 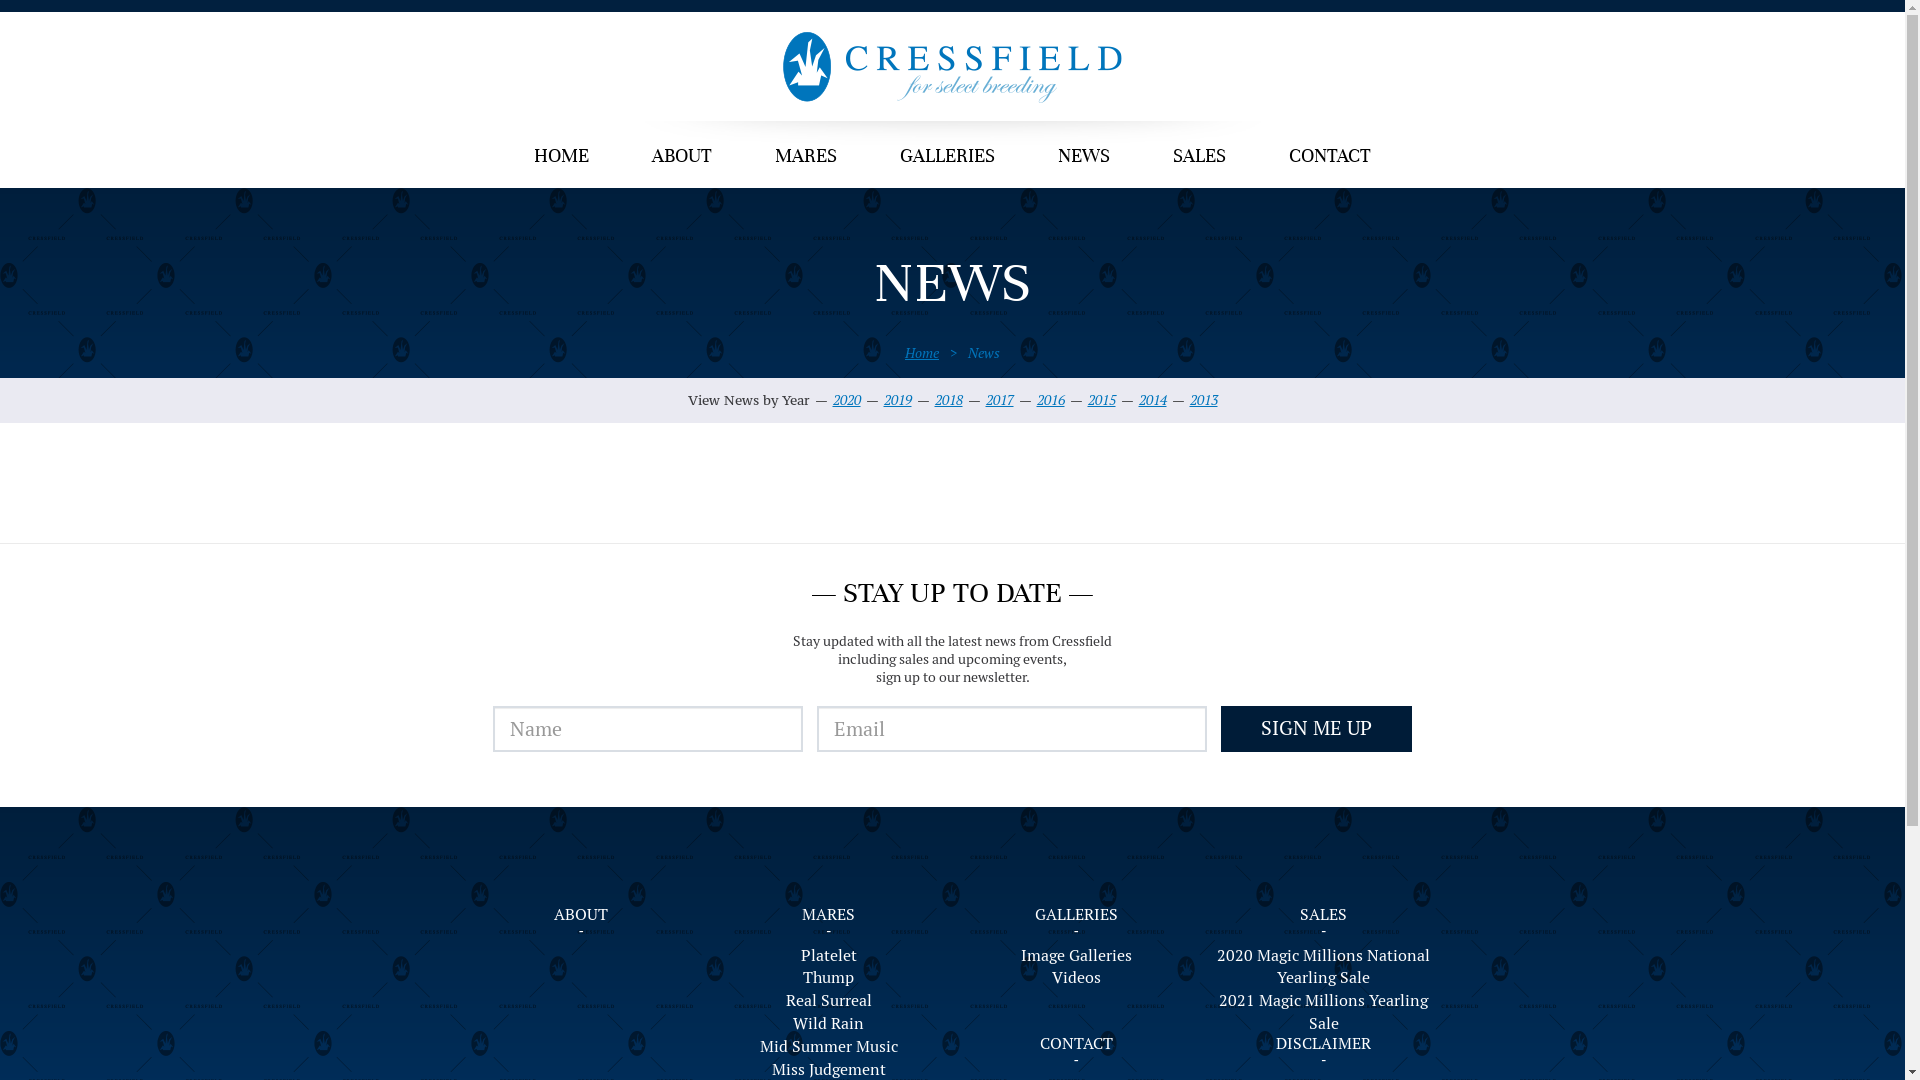 I want to click on '2020', so click(x=845, y=400).